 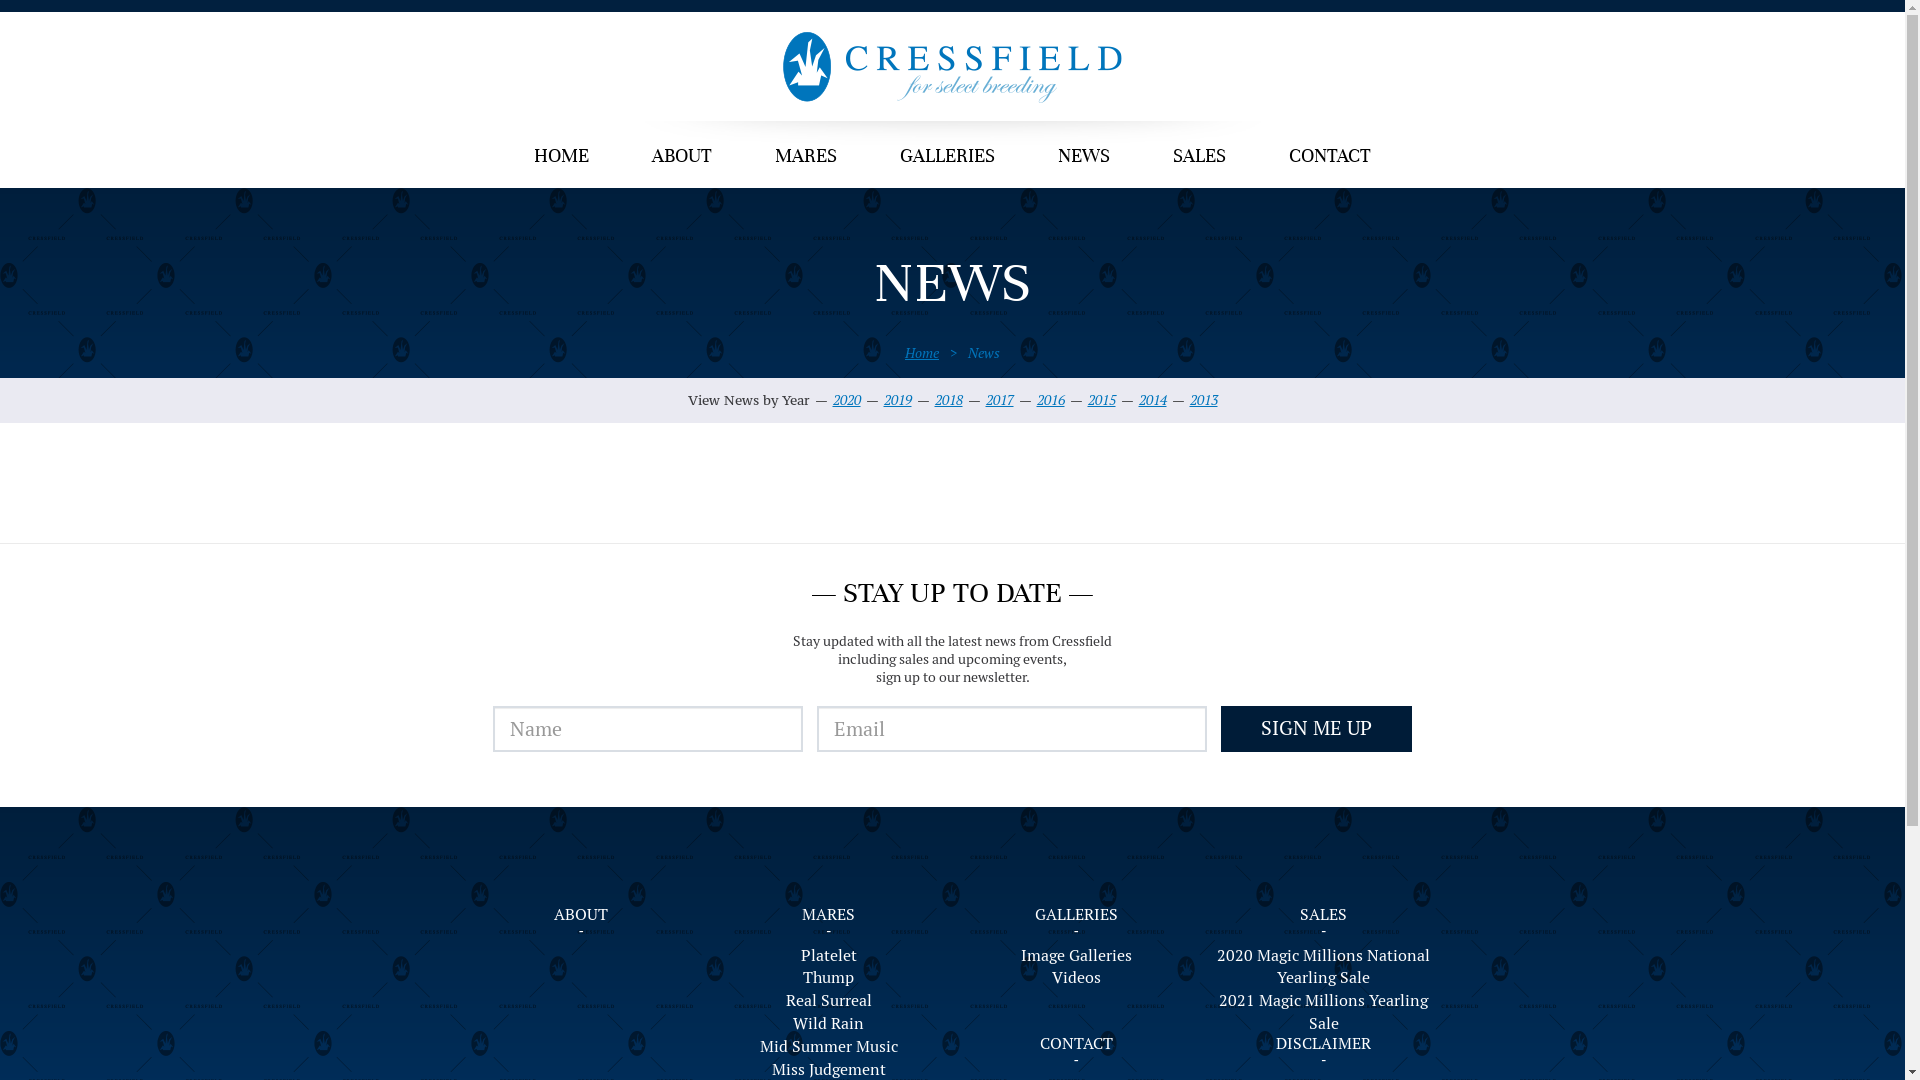 I want to click on '2020', so click(x=845, y=400).